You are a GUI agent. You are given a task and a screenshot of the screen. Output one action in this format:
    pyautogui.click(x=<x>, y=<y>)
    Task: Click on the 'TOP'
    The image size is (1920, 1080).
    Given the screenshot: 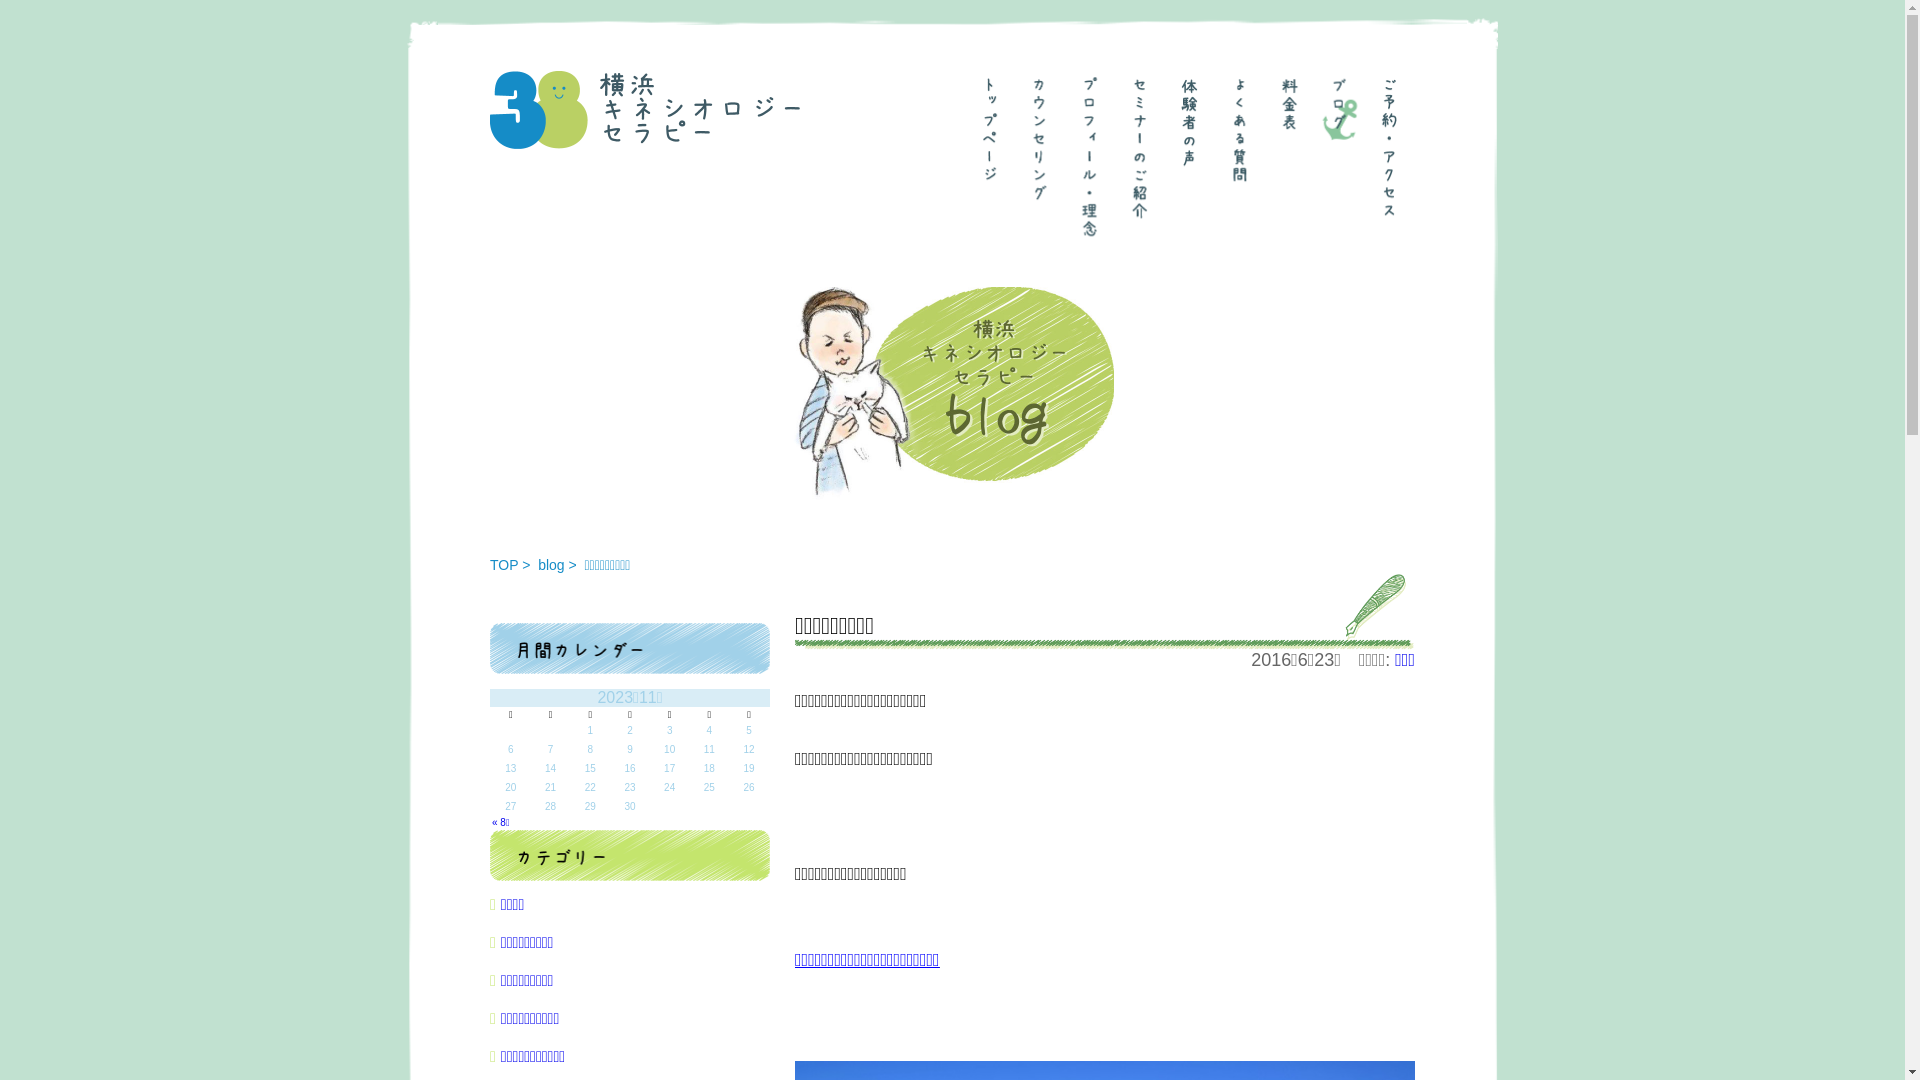 What is the action you would take?
    pyautogui.click(x=504, y=564)
    